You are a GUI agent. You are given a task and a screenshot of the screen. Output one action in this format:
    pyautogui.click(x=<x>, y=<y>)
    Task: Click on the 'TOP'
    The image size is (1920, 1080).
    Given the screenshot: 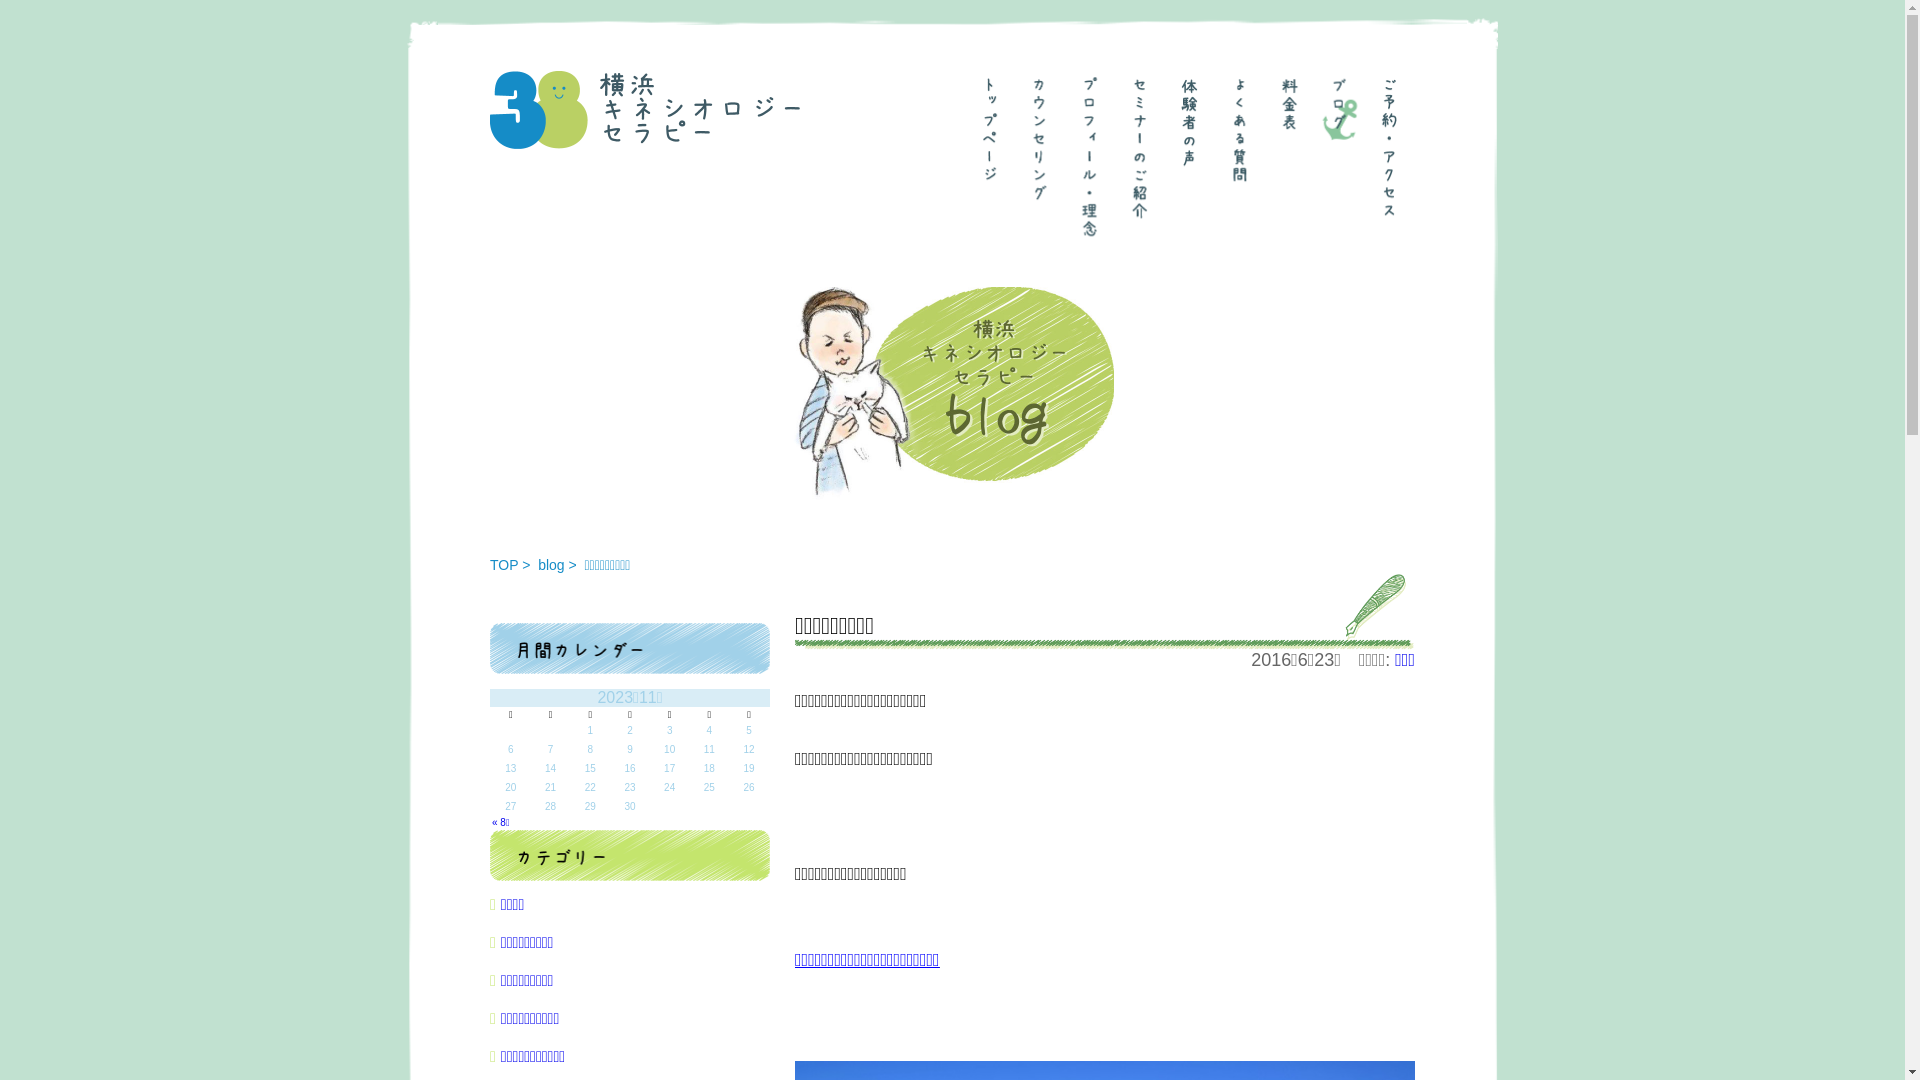 What is the action you would take?
    pyautogui.click(x=504, y=564)
    